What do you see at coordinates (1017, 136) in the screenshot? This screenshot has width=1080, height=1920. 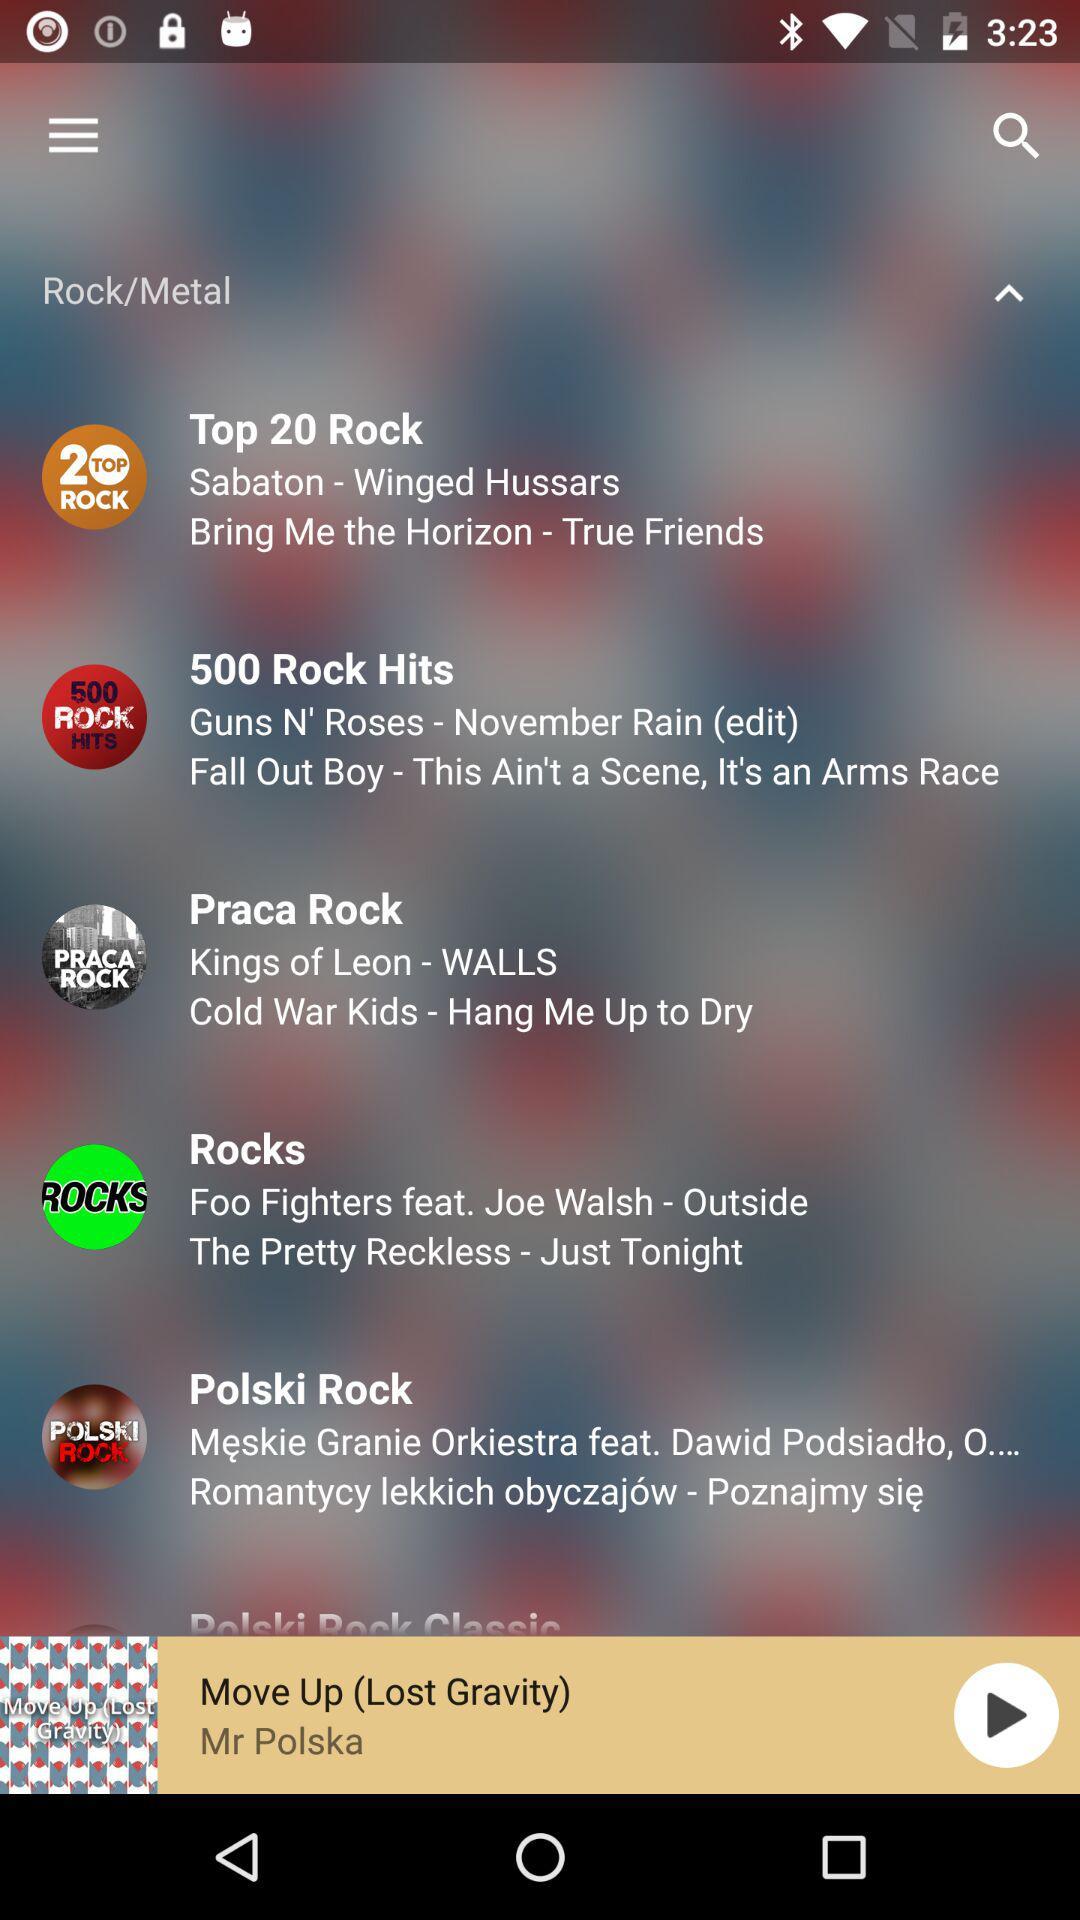 I see `search button` at bounding box center [1017, 136].